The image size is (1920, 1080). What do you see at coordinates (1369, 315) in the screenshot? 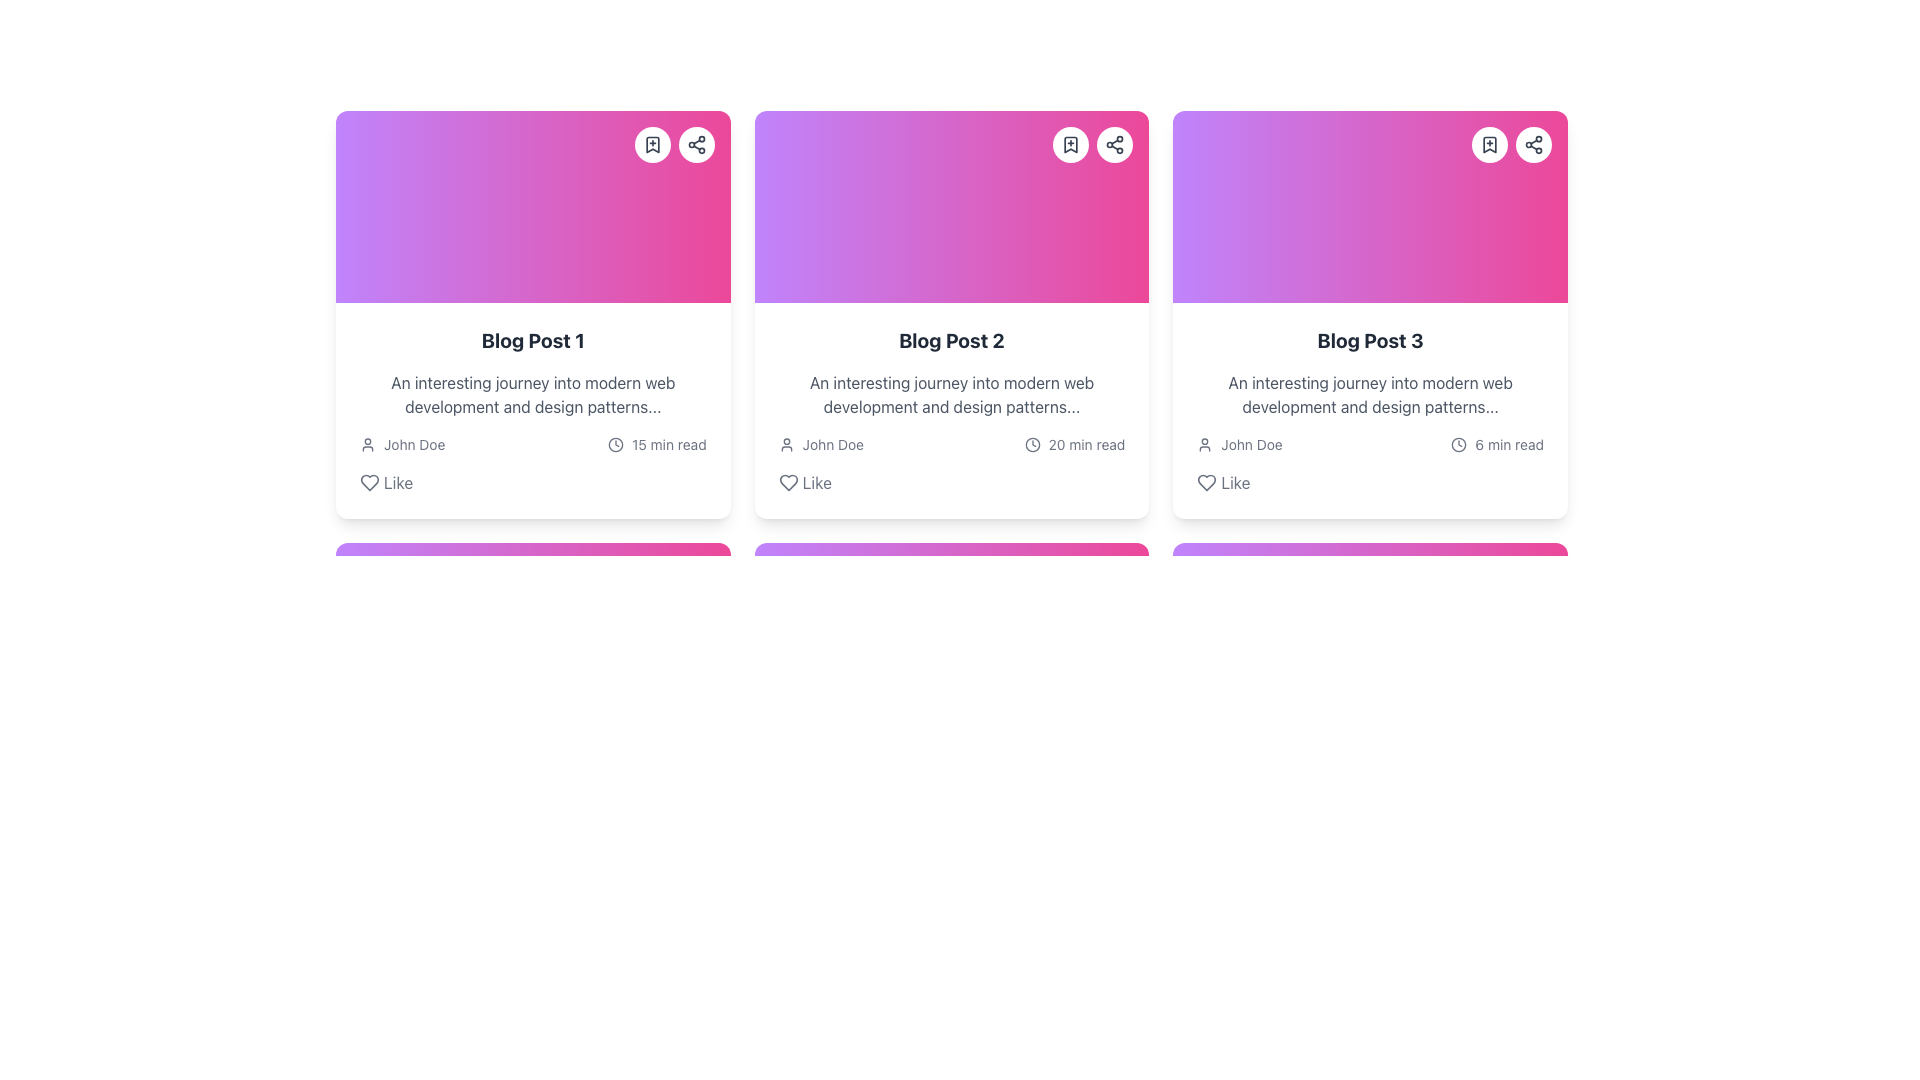
I see `the third card in the grid layout, which features a white background, rounded corners, a gradient top section from purple to pink, and the title 'Blog Post 3' with a 'Like' option` at bounding box center [1369, 315].